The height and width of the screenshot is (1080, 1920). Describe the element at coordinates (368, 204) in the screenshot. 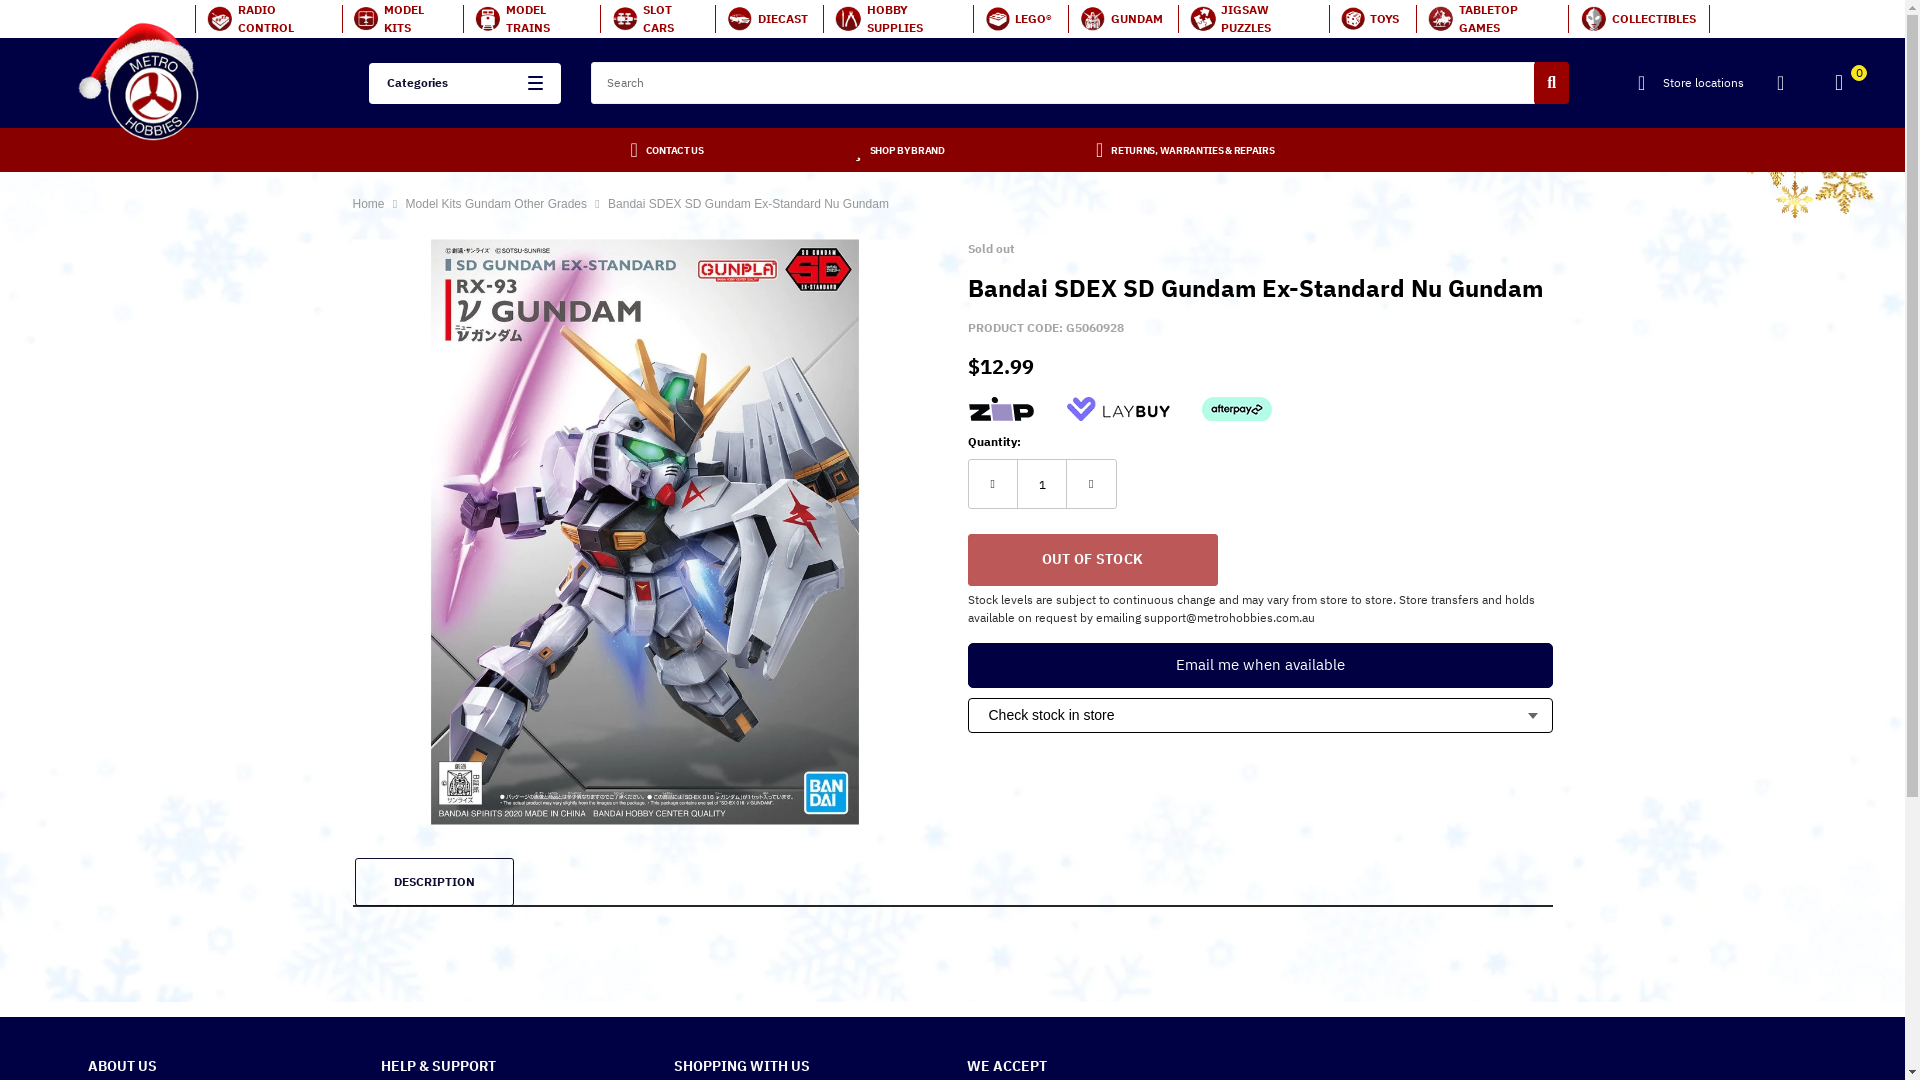

I see `'Home'` at that location.